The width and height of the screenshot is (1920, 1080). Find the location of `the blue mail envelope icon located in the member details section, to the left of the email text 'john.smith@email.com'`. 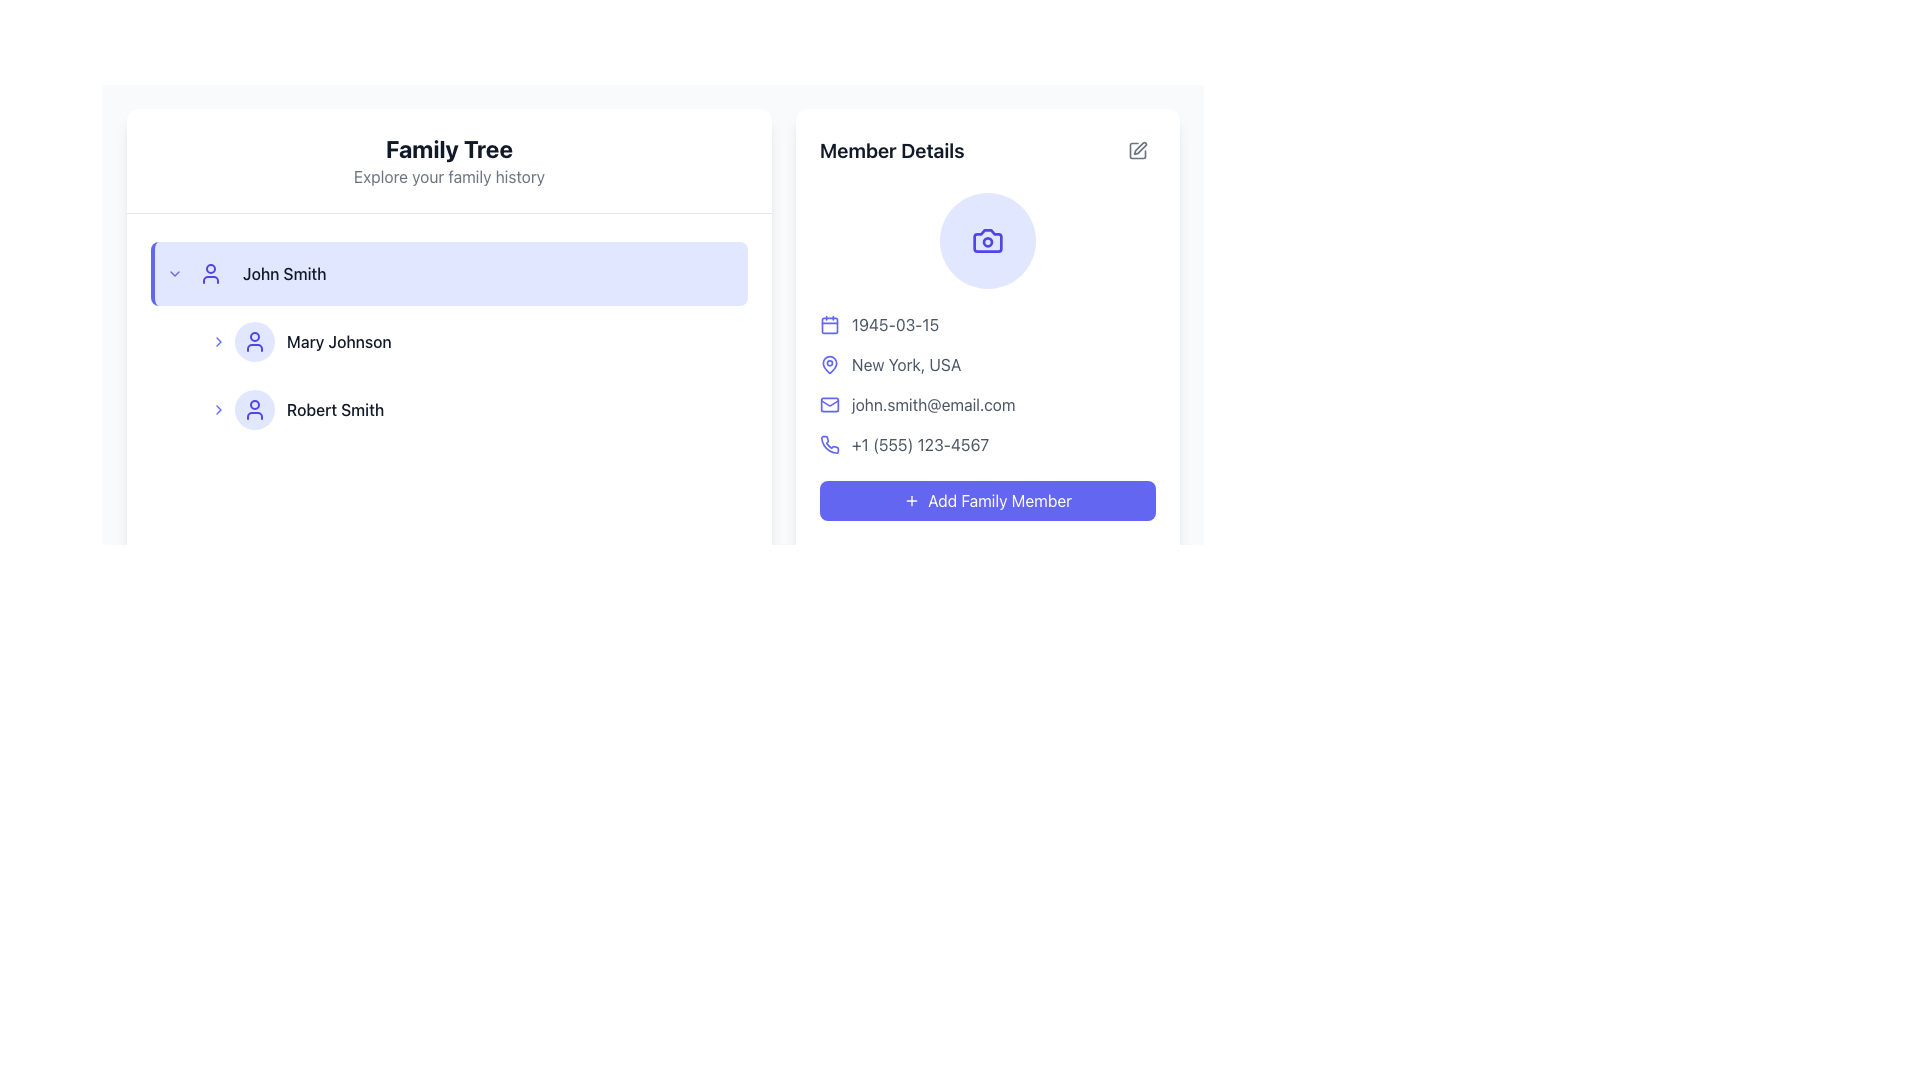

the blue mail envelope icon located in the member details section, to the left of the email text 'john.smith@email.com' is located at coordinates (830, 405).